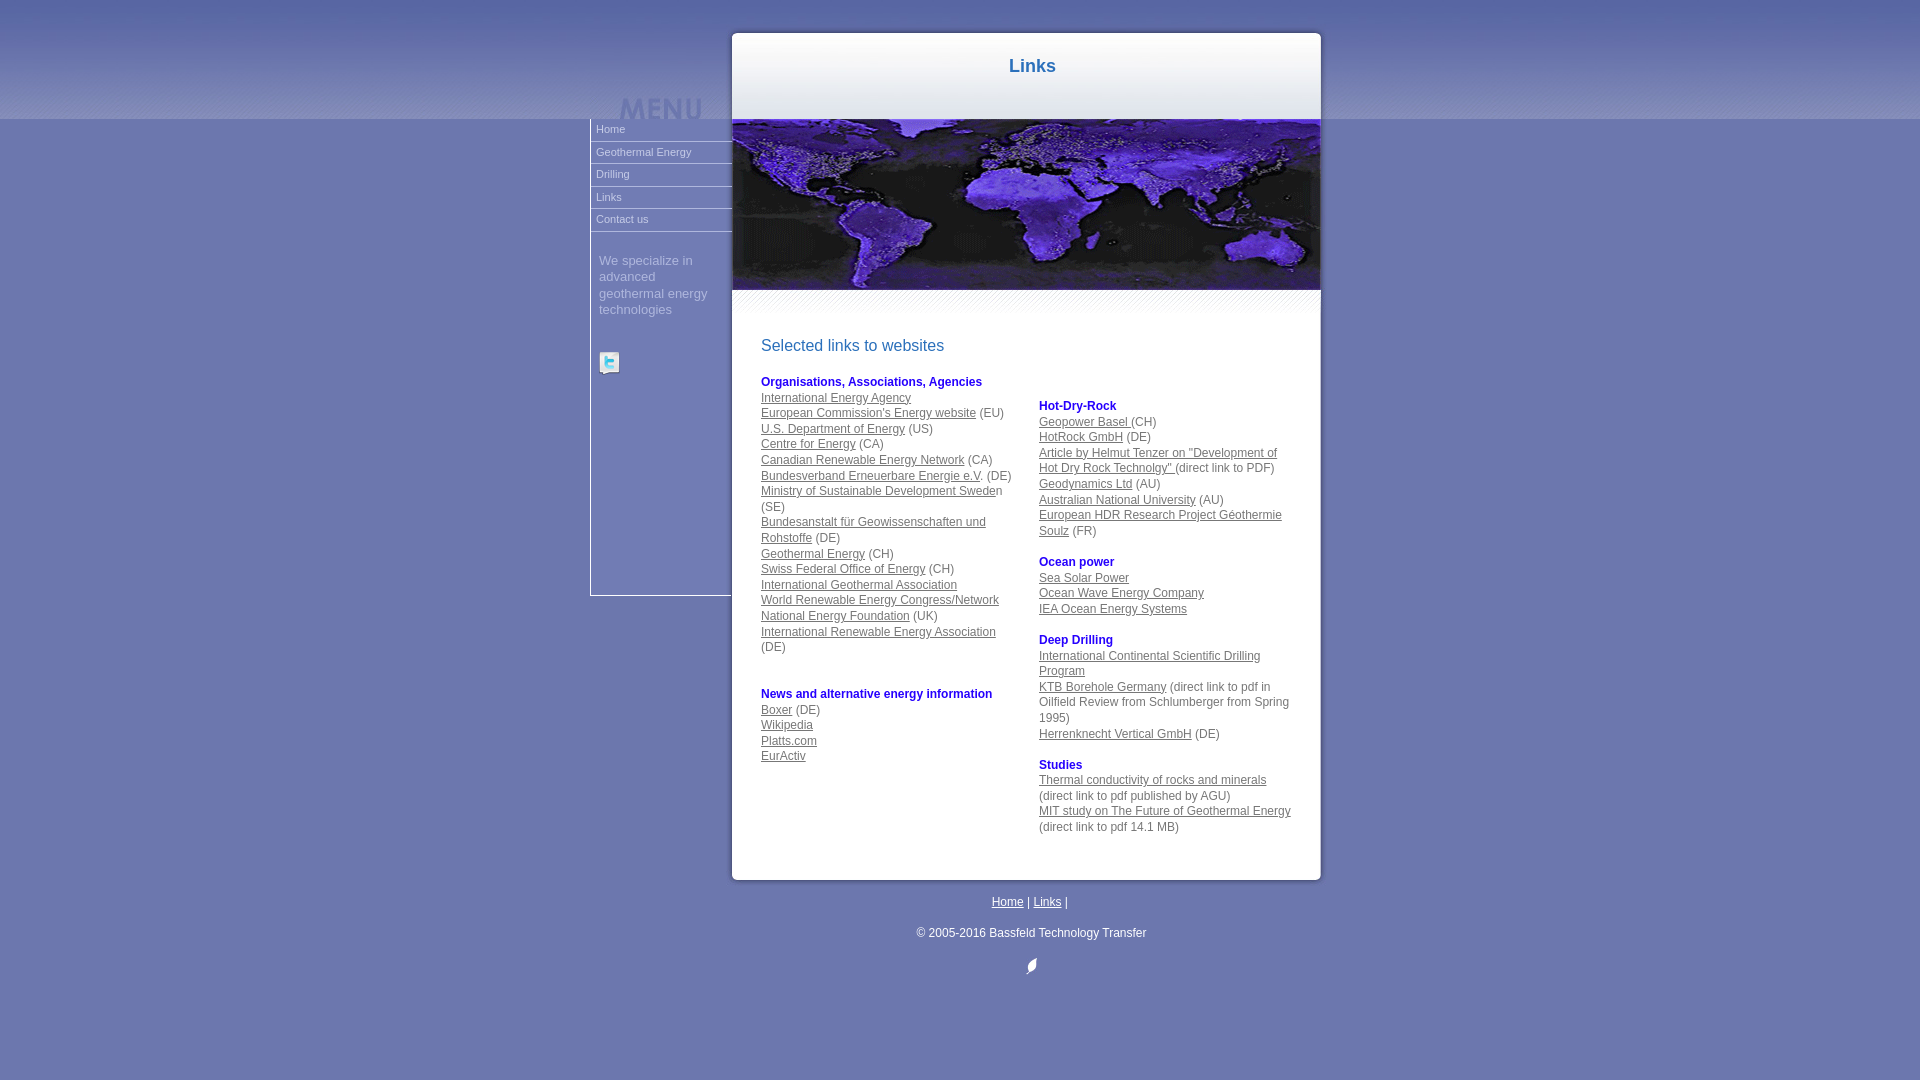  What do you see at coordinates (661, 198) in the screenshot?
I see `'Links'` at bounding box center [661, 198].